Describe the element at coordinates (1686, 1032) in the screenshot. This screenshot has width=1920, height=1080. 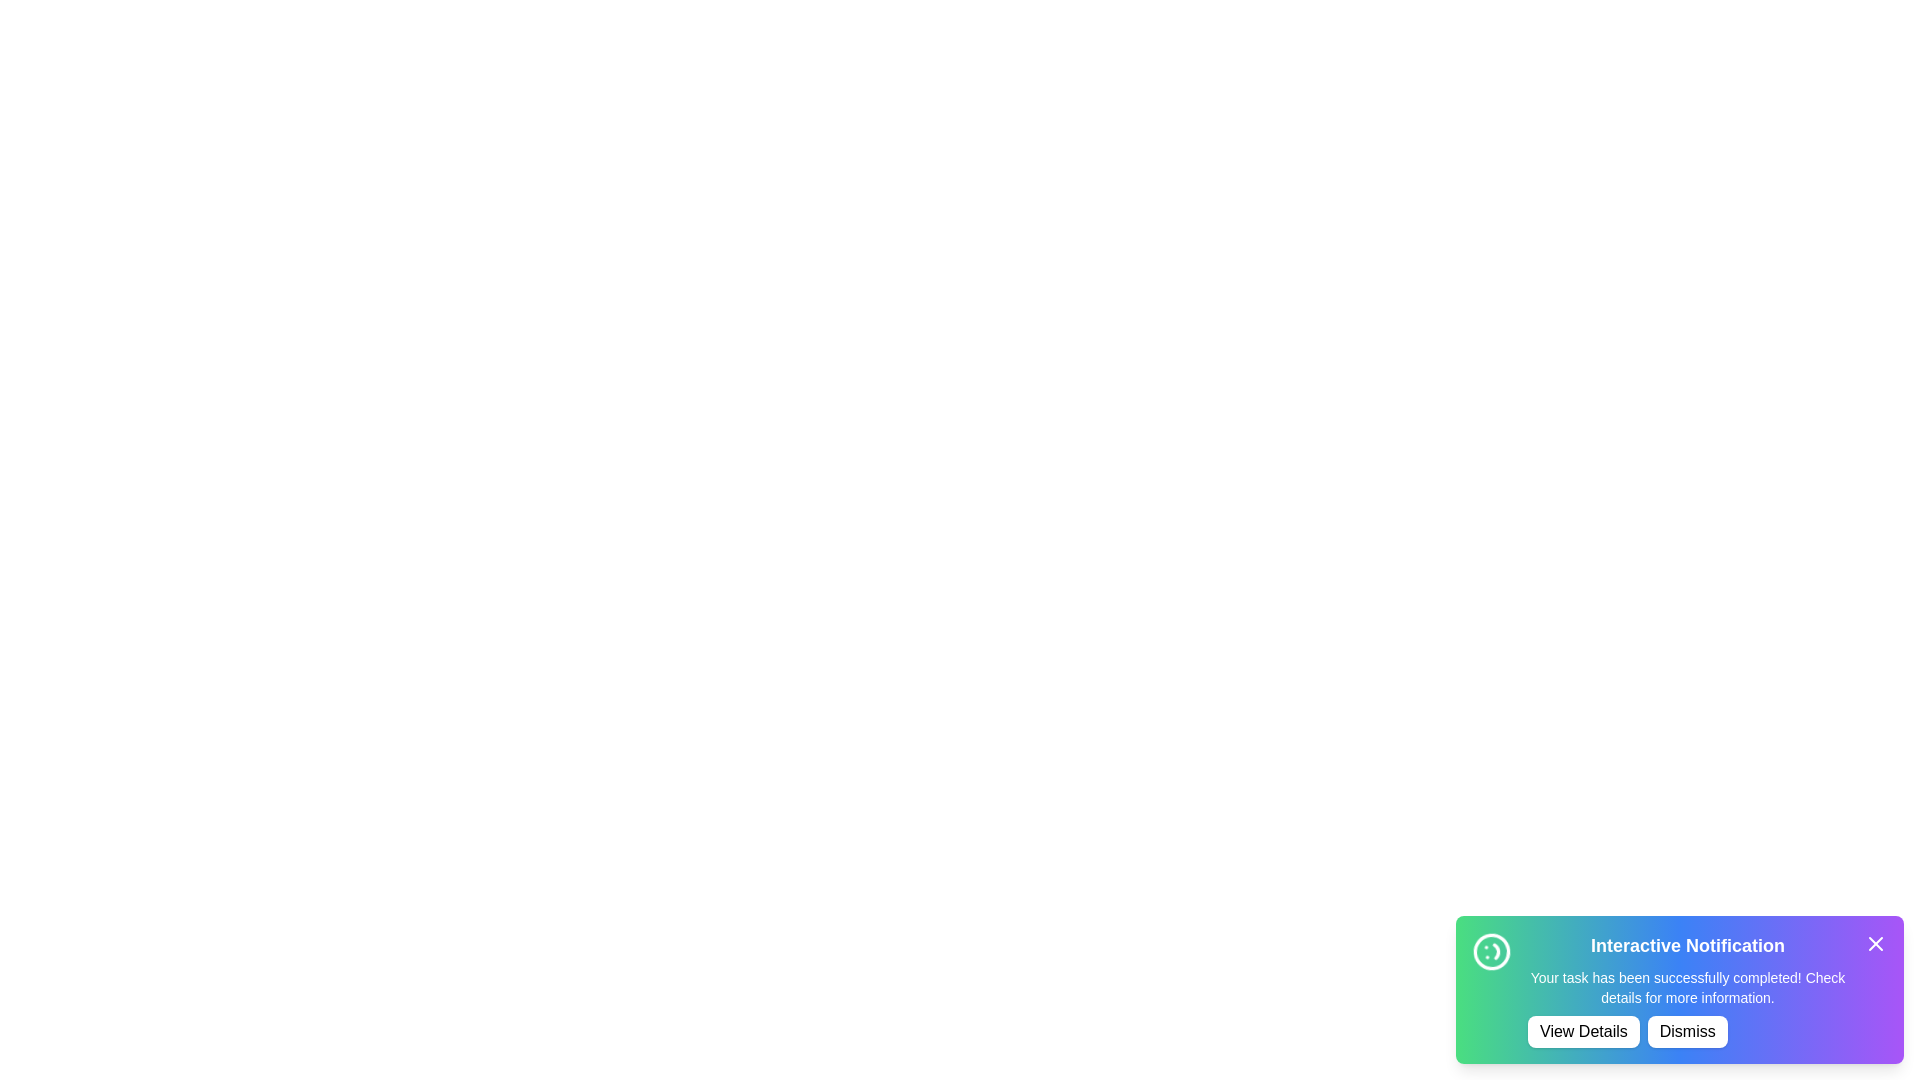
I see `the 'Dismiss' button to close the notification` at that location.